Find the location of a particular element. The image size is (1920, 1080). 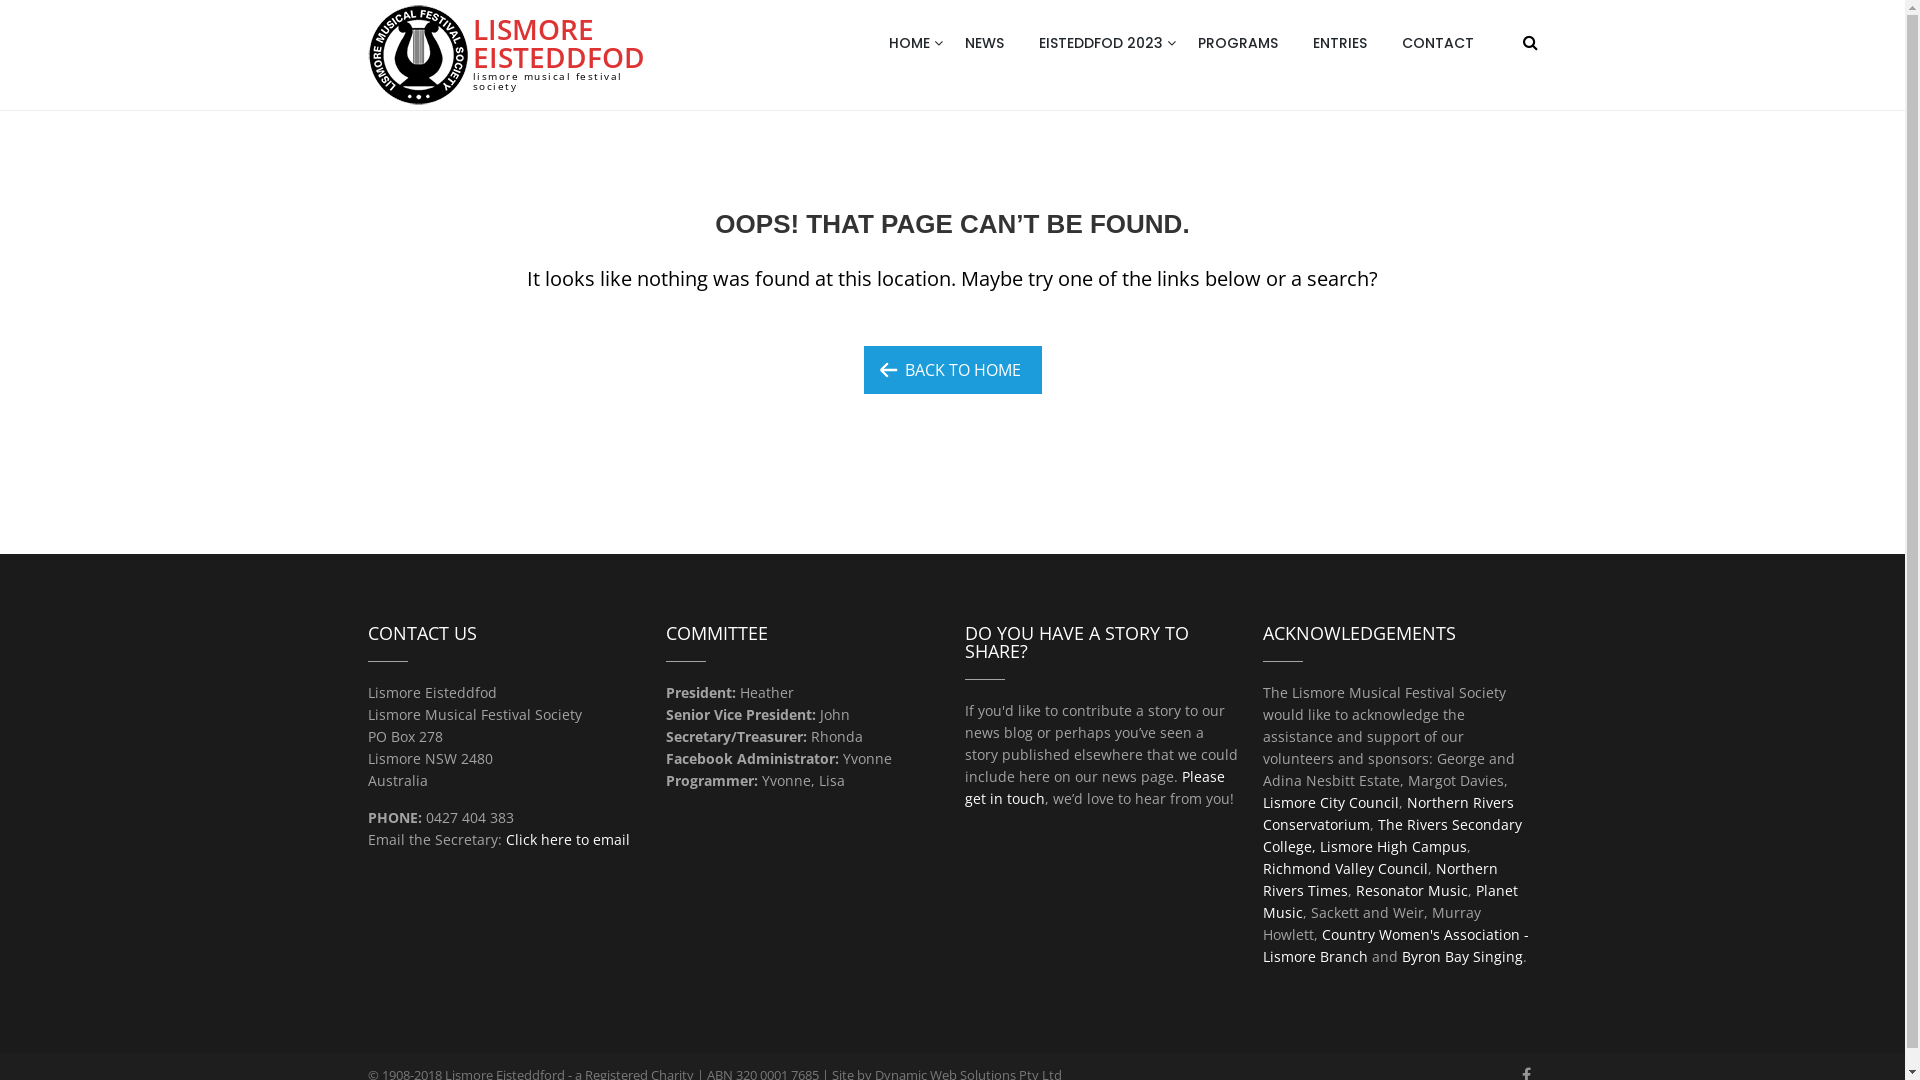

'ENTRIES' is located at coordinates (1305, 42).